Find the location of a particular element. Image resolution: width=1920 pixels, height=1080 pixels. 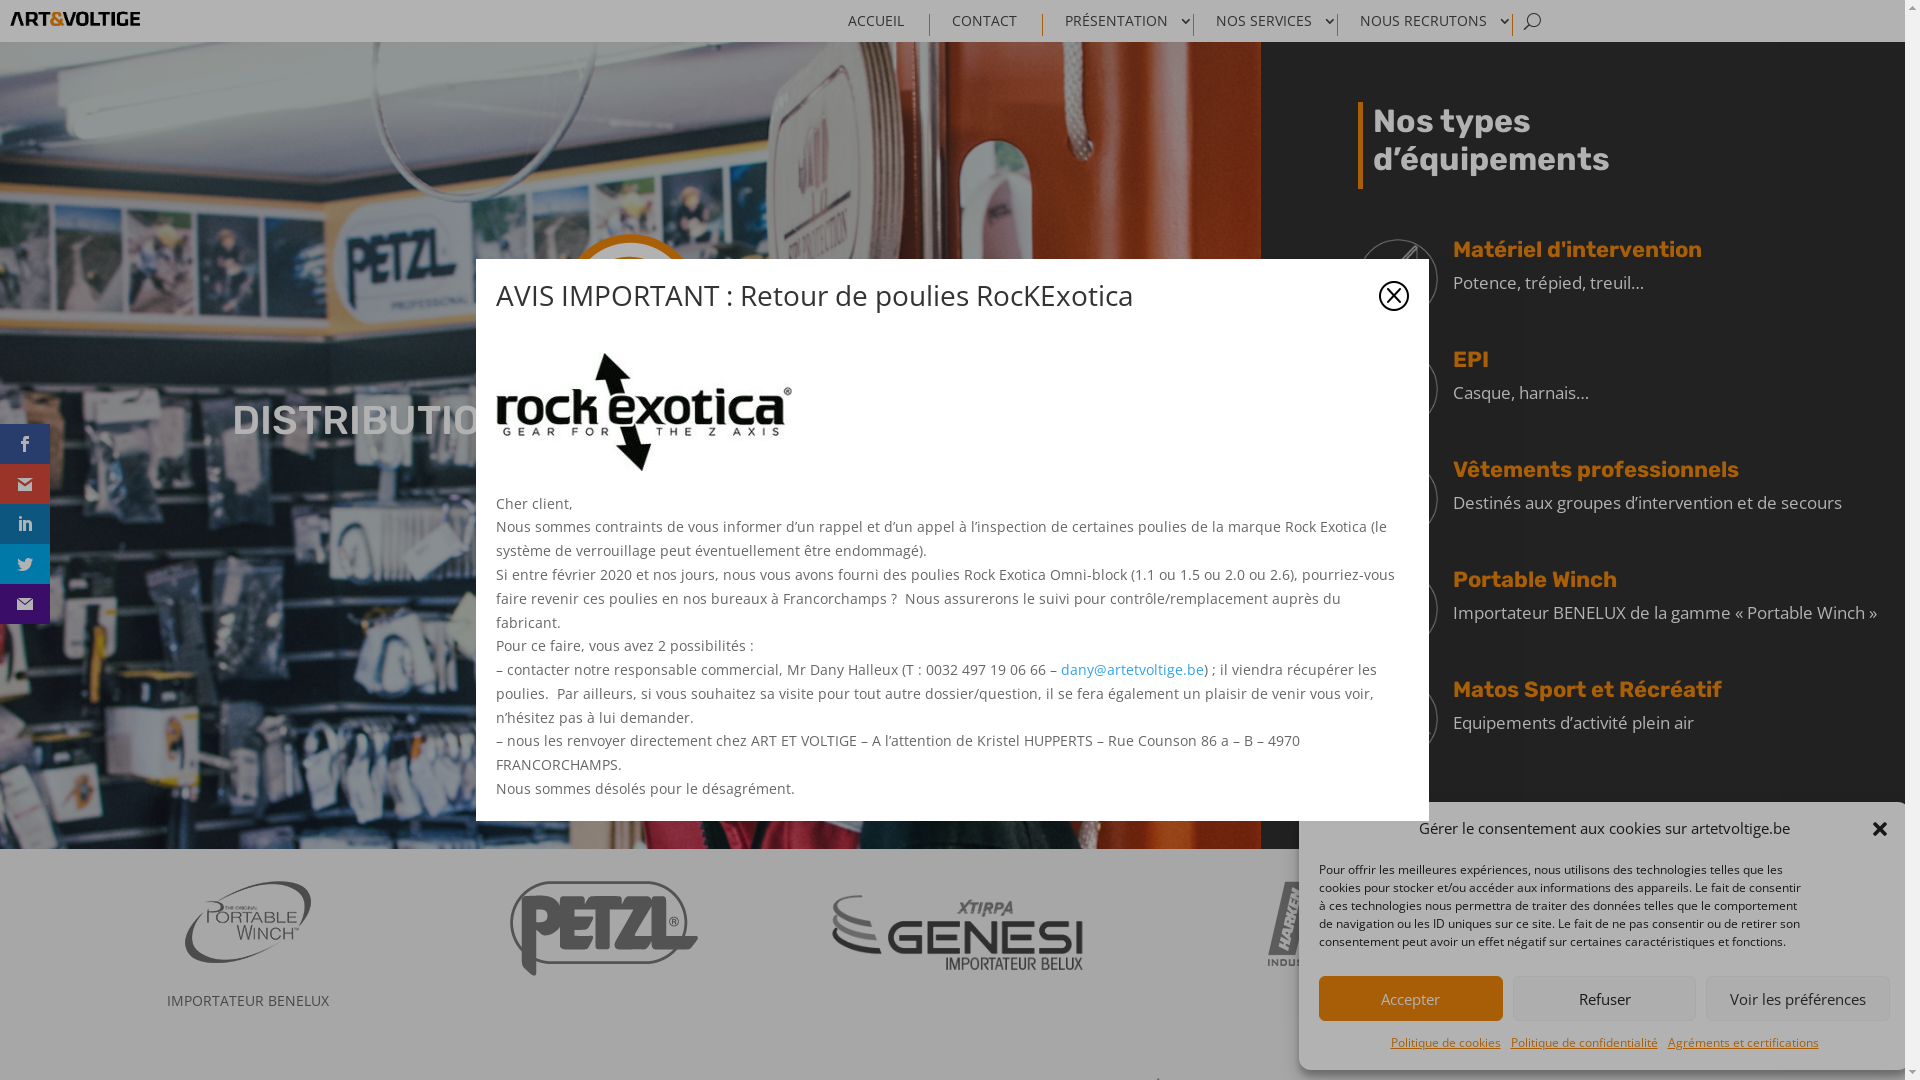

'NOUS RECRUTONS' is located at coordinates (1435, 24).